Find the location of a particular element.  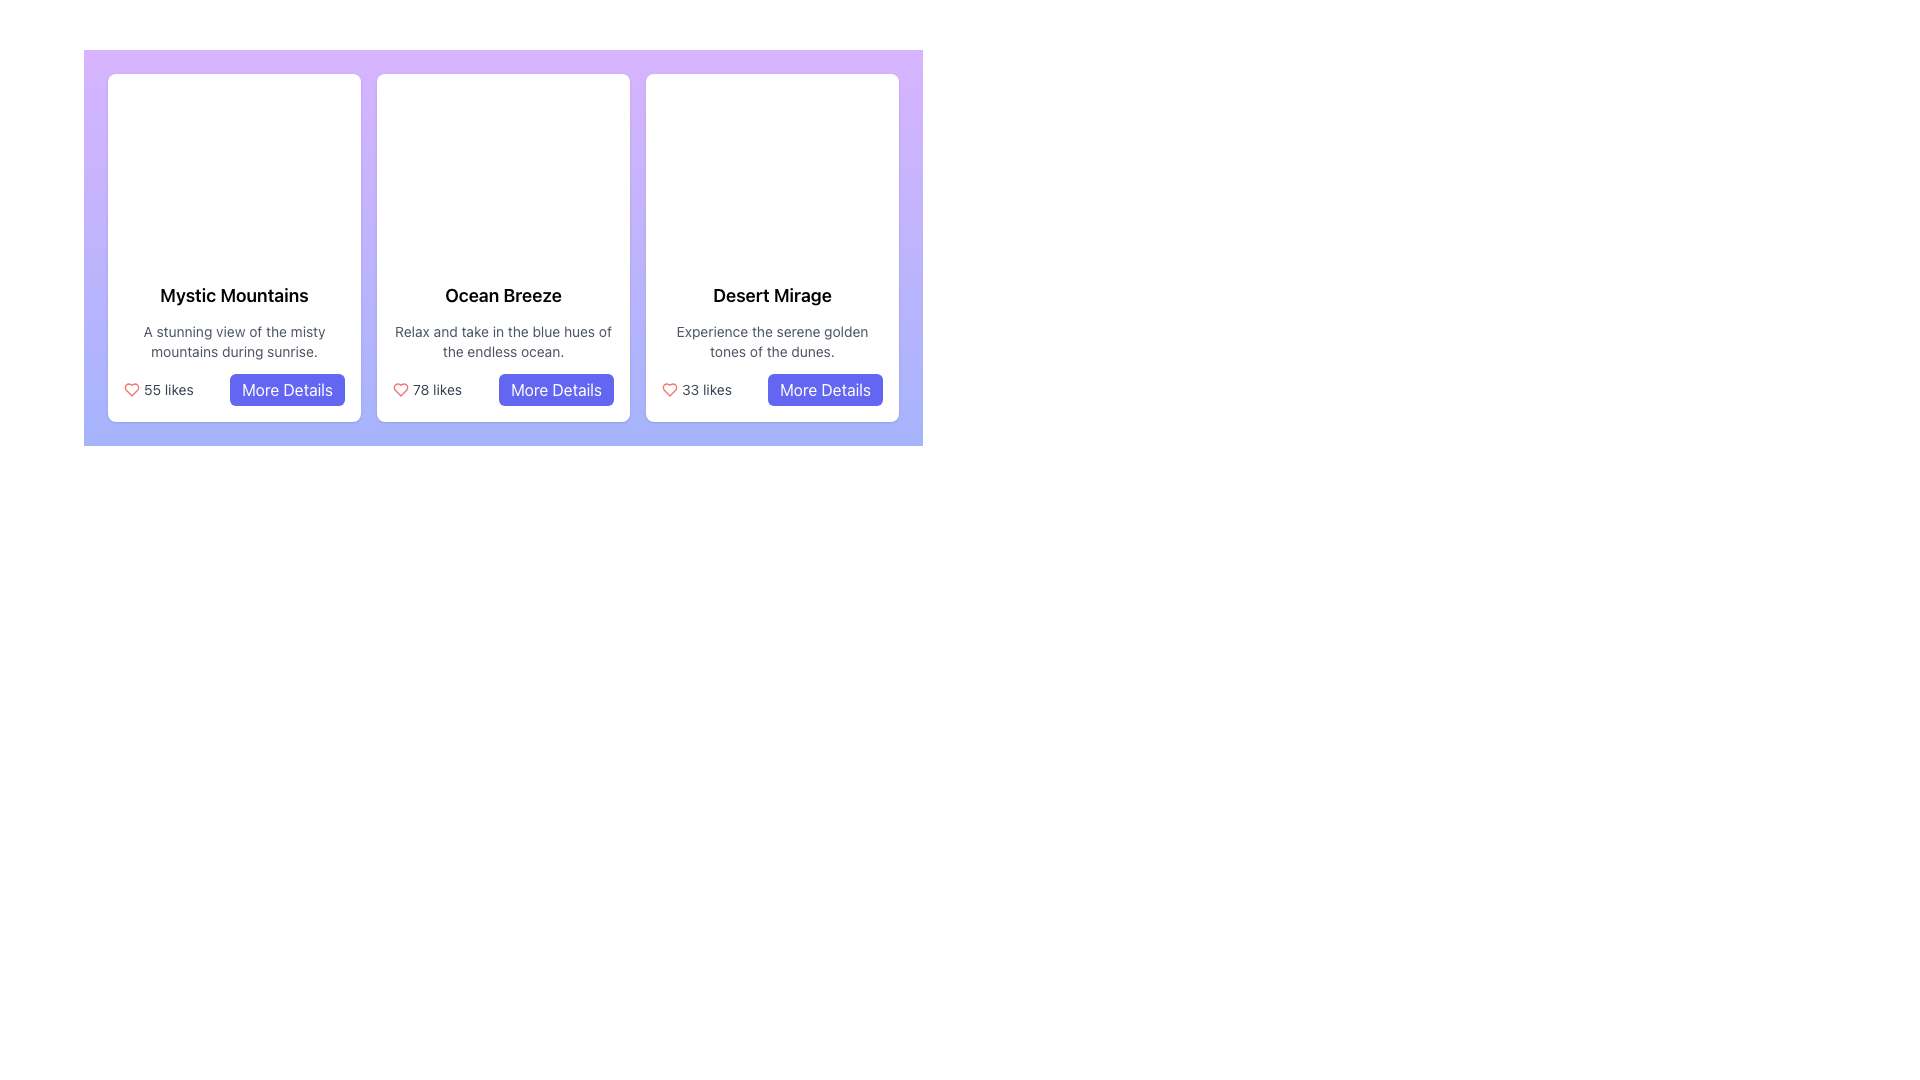

the likes count and heart icon in the Multi-element compound located at the bottom of the 'Mystic Mountains' card, which consists of a red heart icon and the text '55 likes' is located at coordinates (234, 389).